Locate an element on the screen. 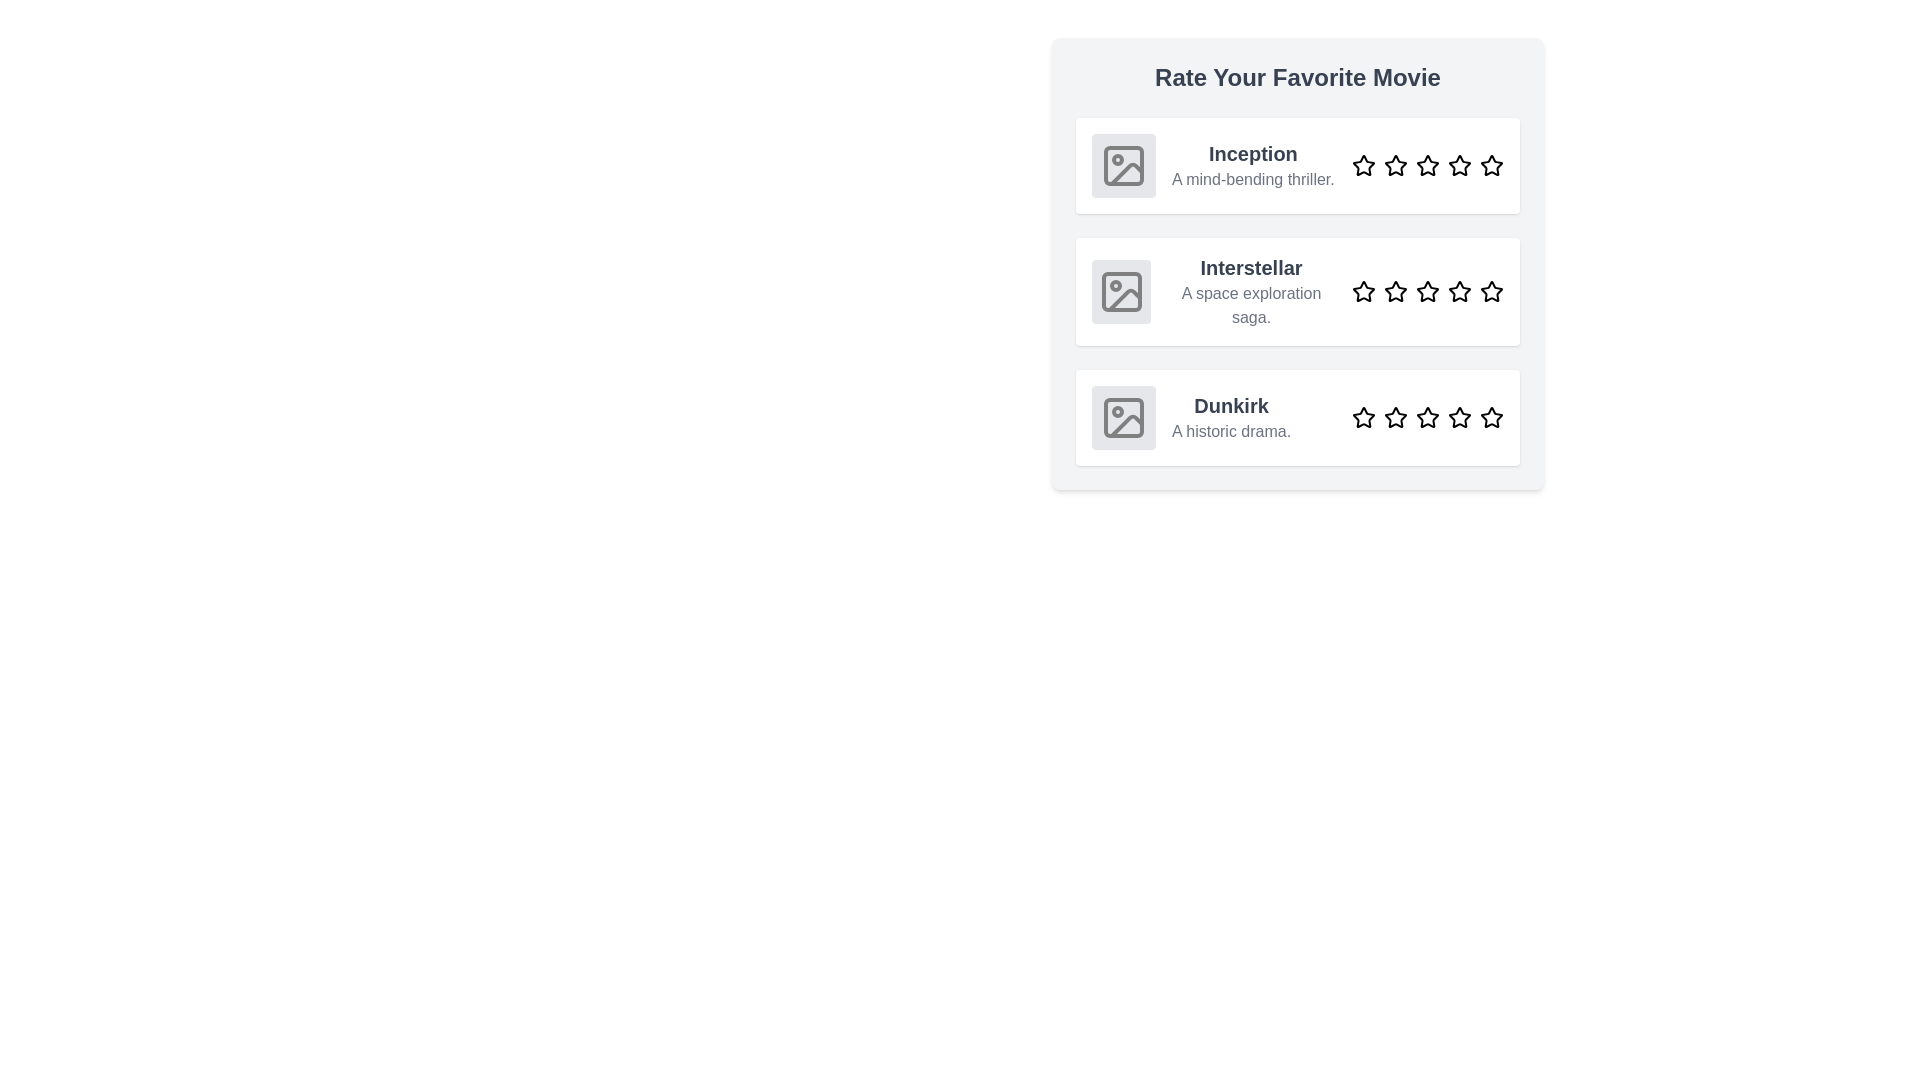 Image resolution: width=1920 pixels, height=1080 pixels. the third star rating button for the movie 'Interstellar' is located at coordinates (1427, 292).